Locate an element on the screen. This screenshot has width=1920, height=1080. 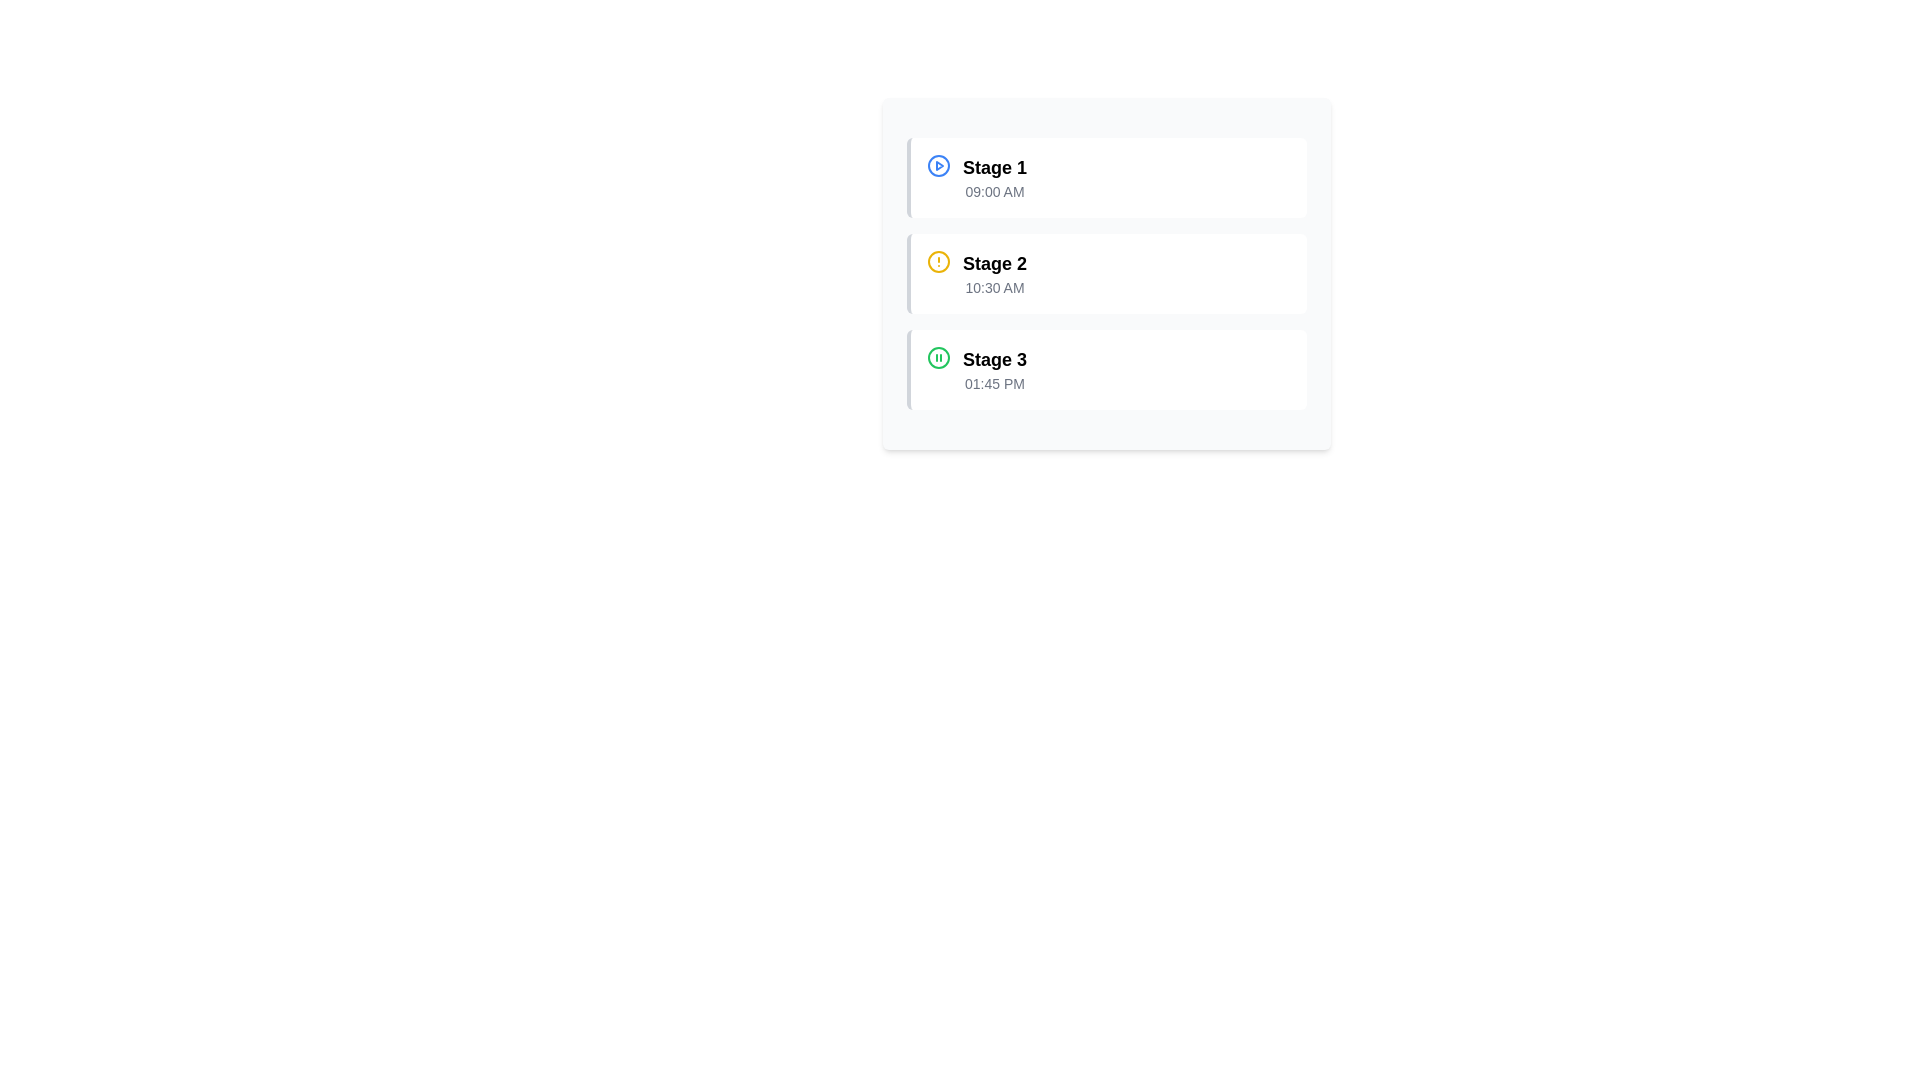
the 'Stage 3' display block, which shows the time '01:45 PM', located at the bottom of three vertically stacked cards is located at coordinates (1106, 370).